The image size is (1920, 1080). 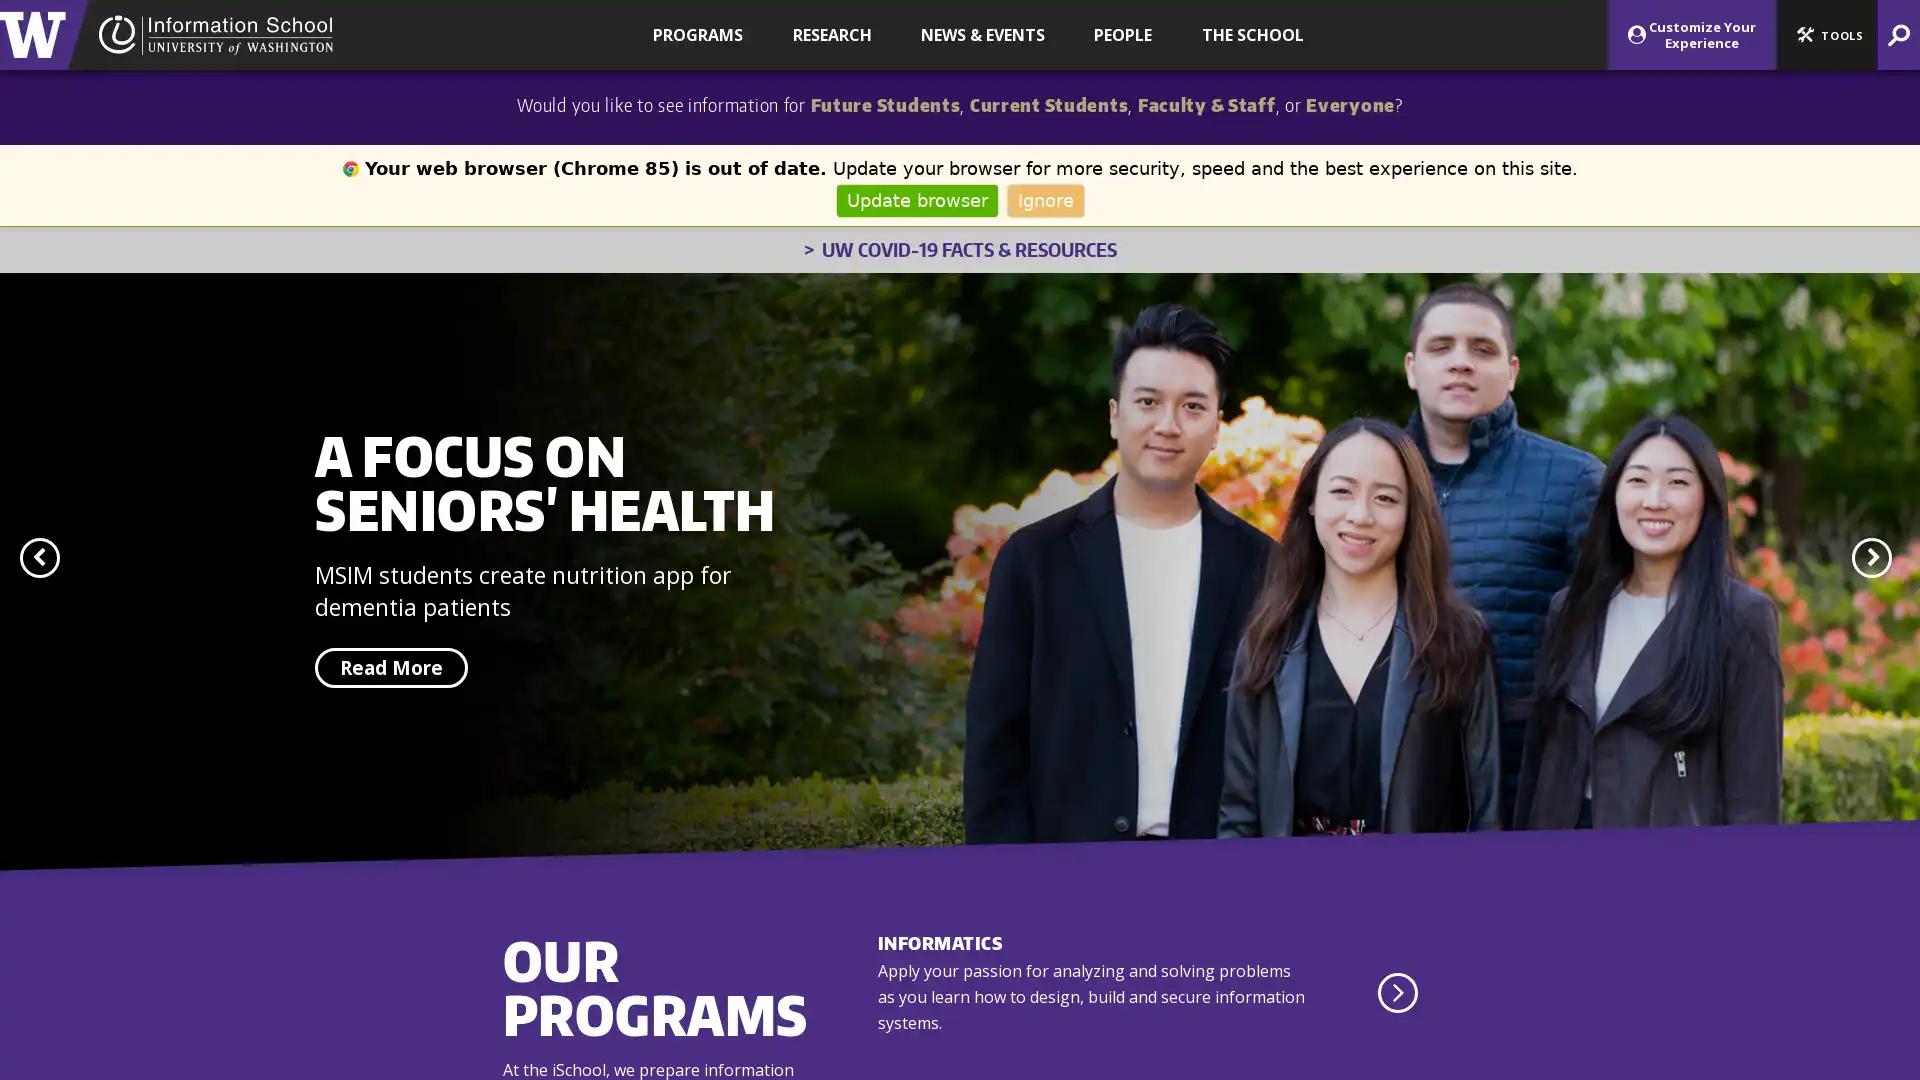 What do you see at coordinates (1871, 558) in the screenshot?
I see `Next` at bounding box center [1871, 558].